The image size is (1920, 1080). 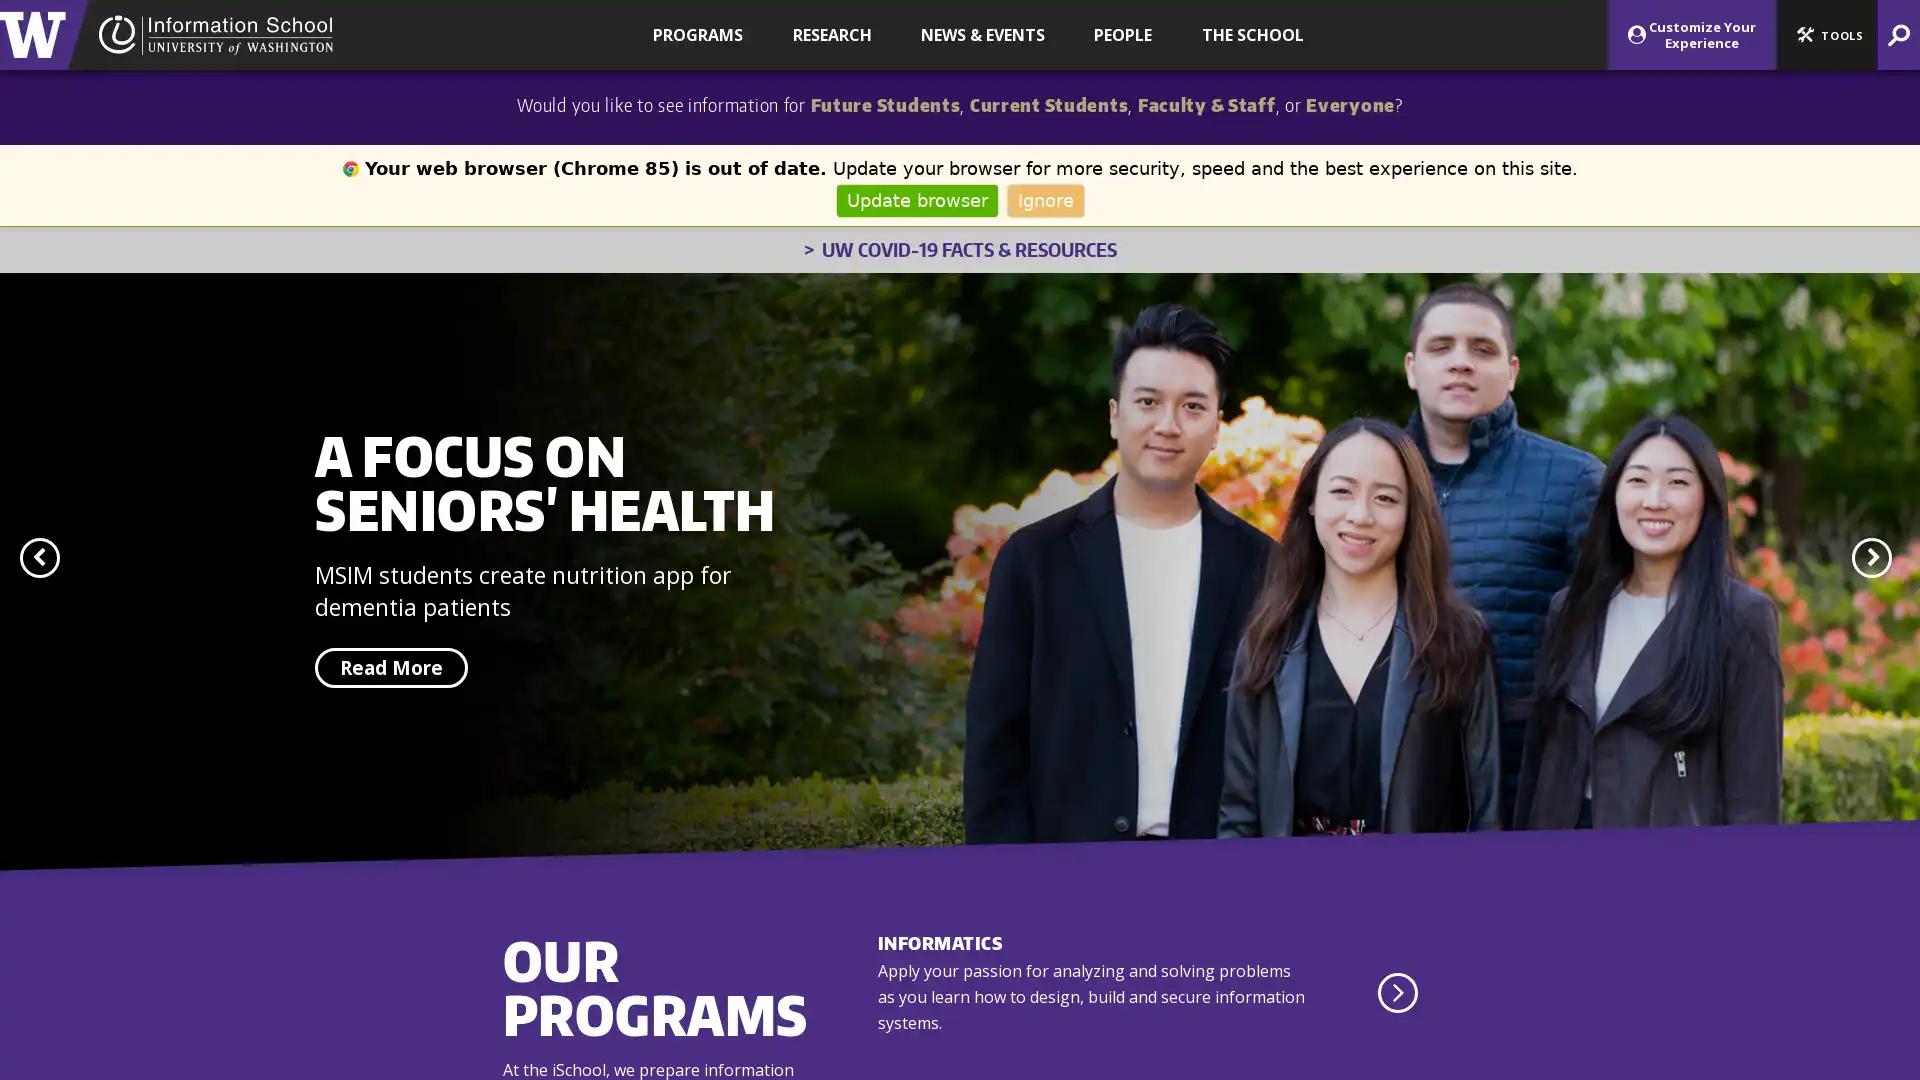 What do you see at coordinates (1871, 558) in the screenshot?
I see `Next` at bounding box center [1871, 558].